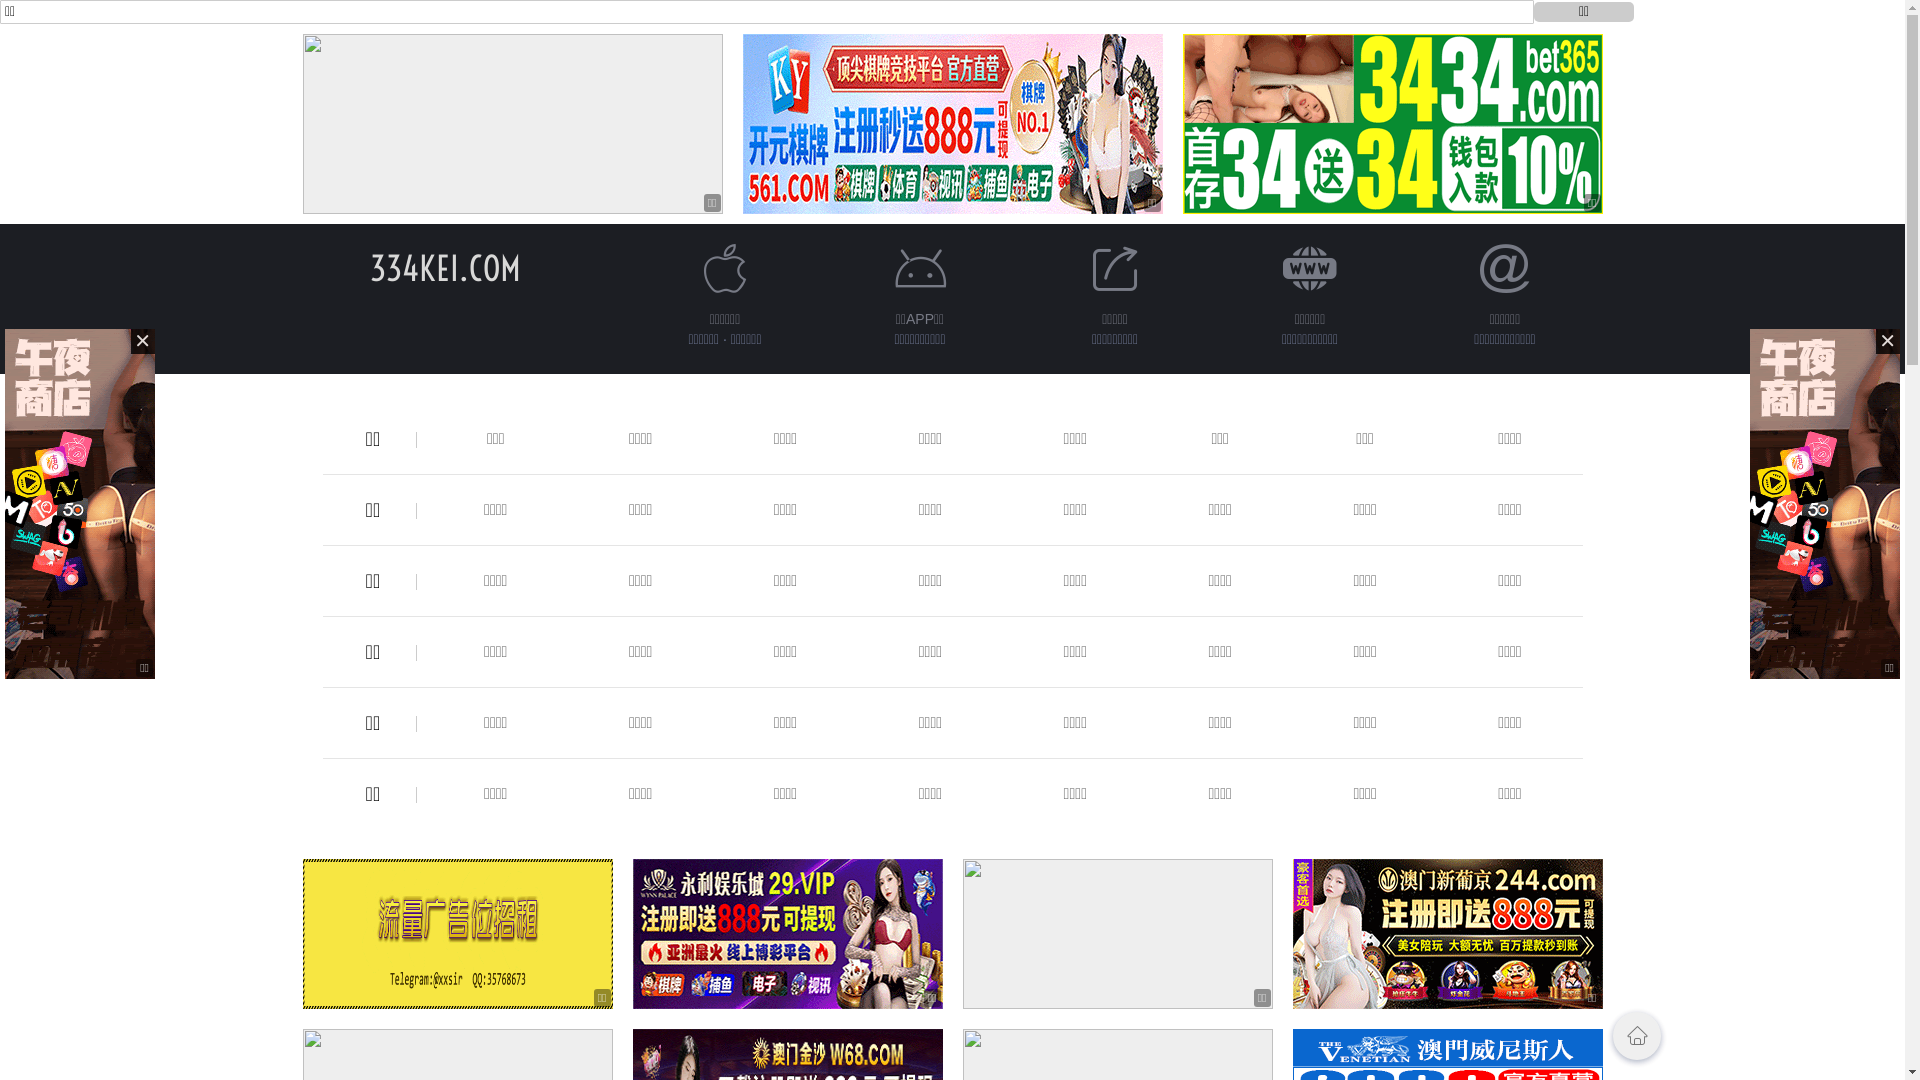 The height and width of the screenshot is (1080, 1920). What do you see at coordinates (444, 267) in the screenshot?
I see `'334KEI.COM'` at bounding box center [444, 267].